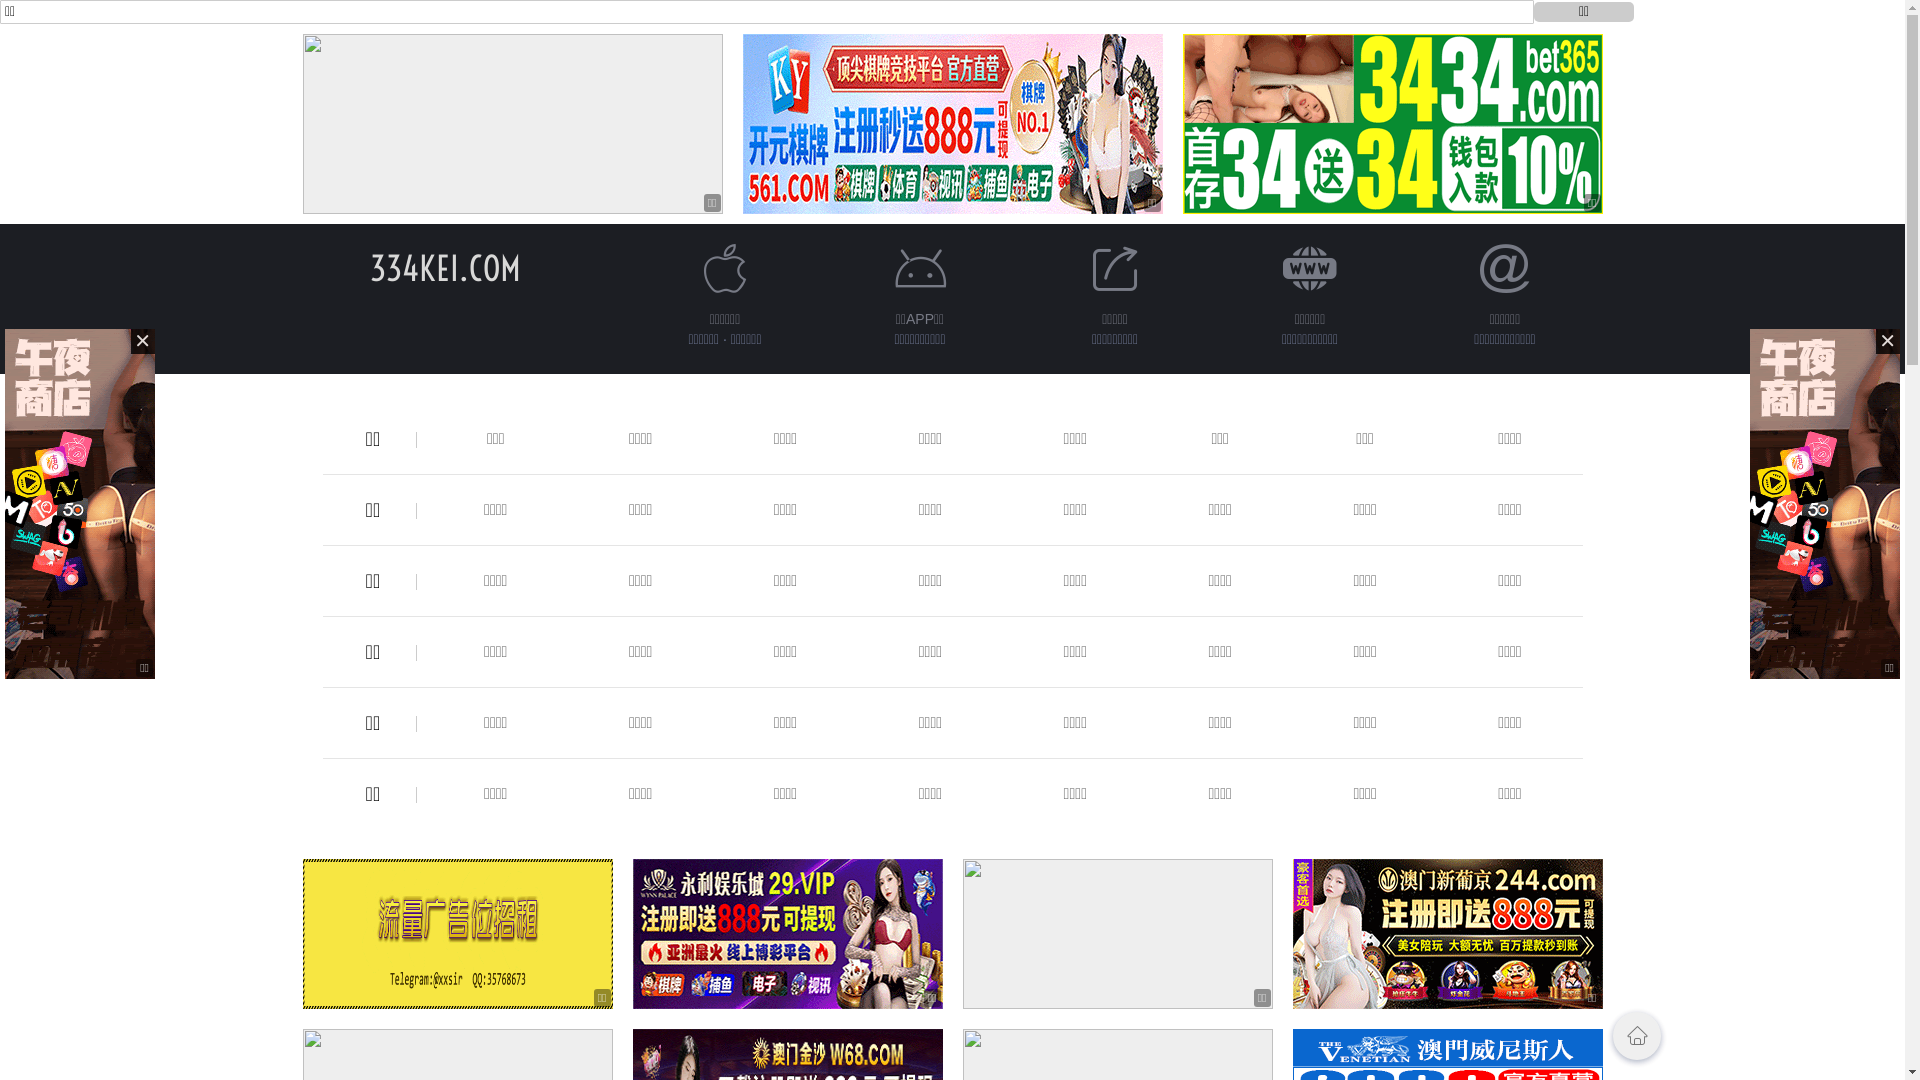 The height and width of the screenshot is (1080, 1920). What do you see at coordinates (444, 267) in the screenshot?
I see `'334KEI.COM'` at bounding box center [444, 267].